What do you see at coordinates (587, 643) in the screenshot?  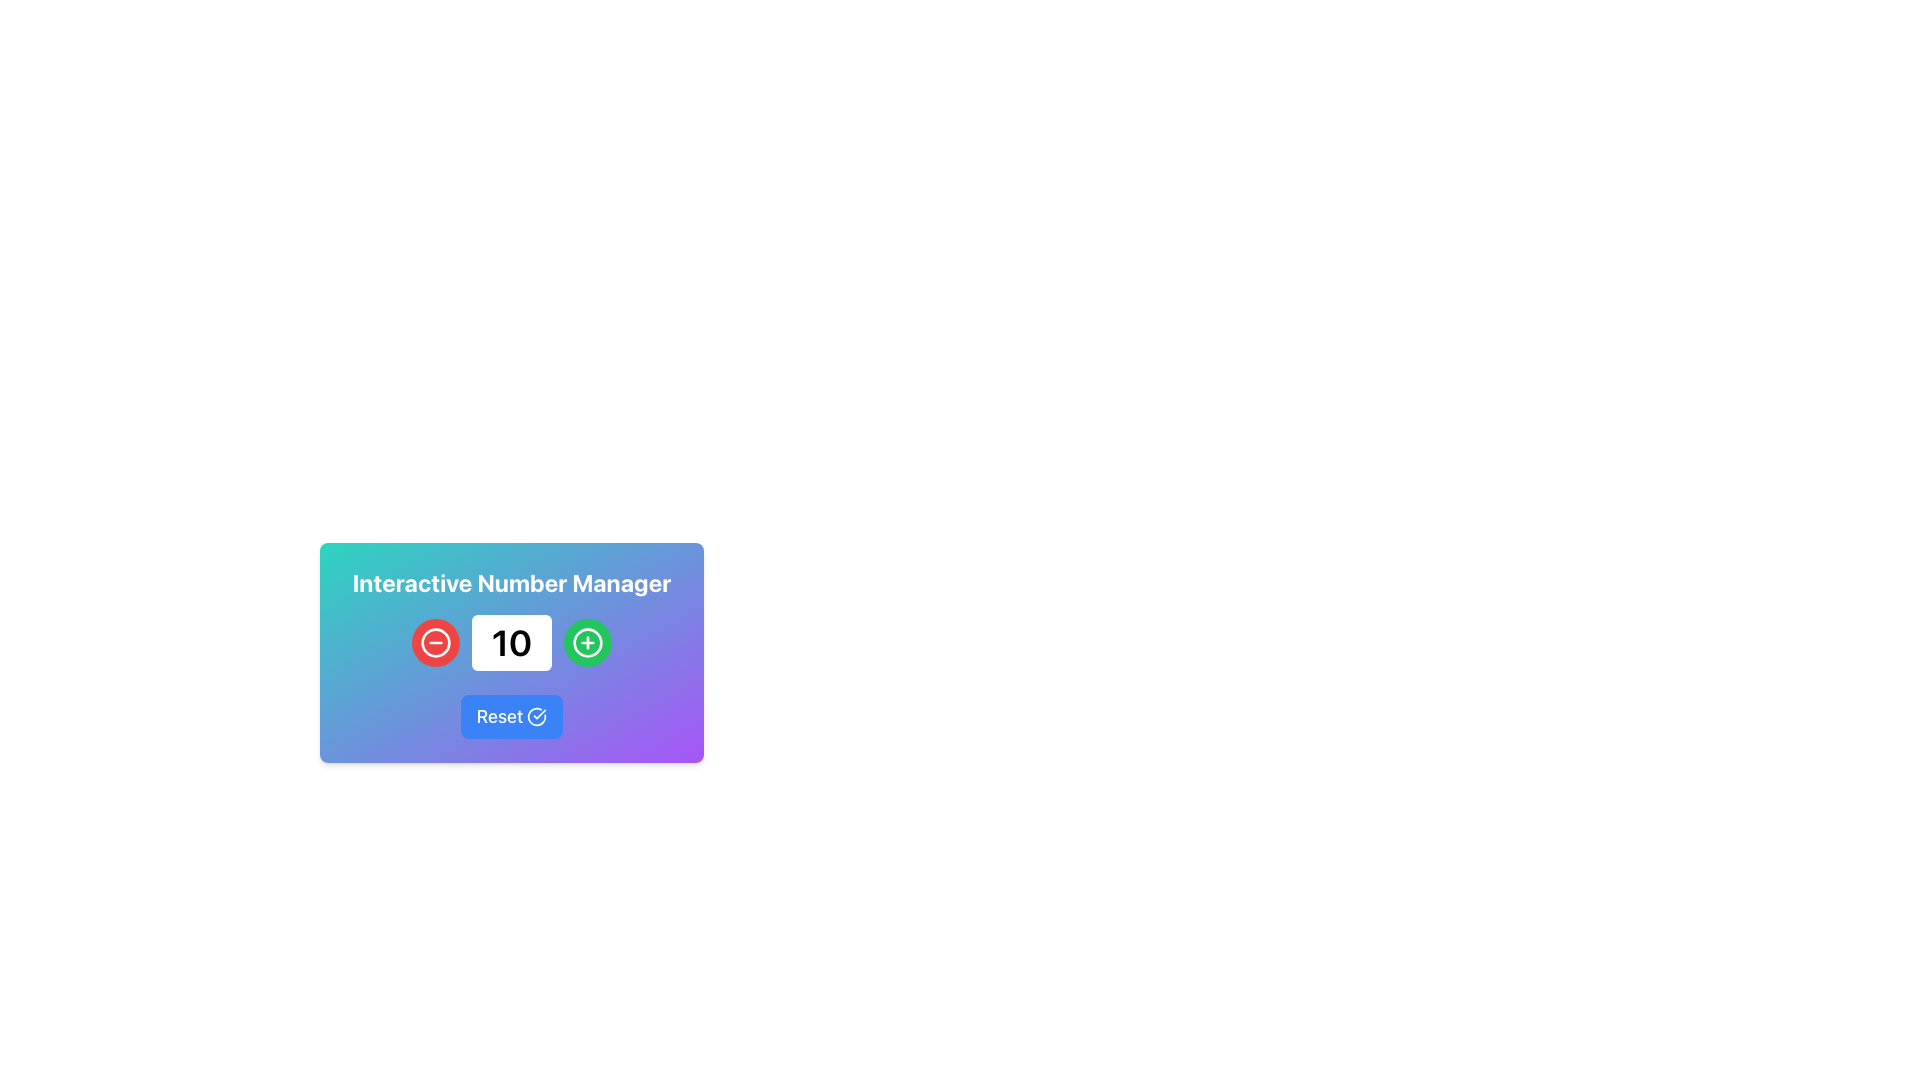 I see `the third button from the left in the horizontal layout at the bottom of the interface to increment the displayed numerical value by one` at bounding box center [587, 643].